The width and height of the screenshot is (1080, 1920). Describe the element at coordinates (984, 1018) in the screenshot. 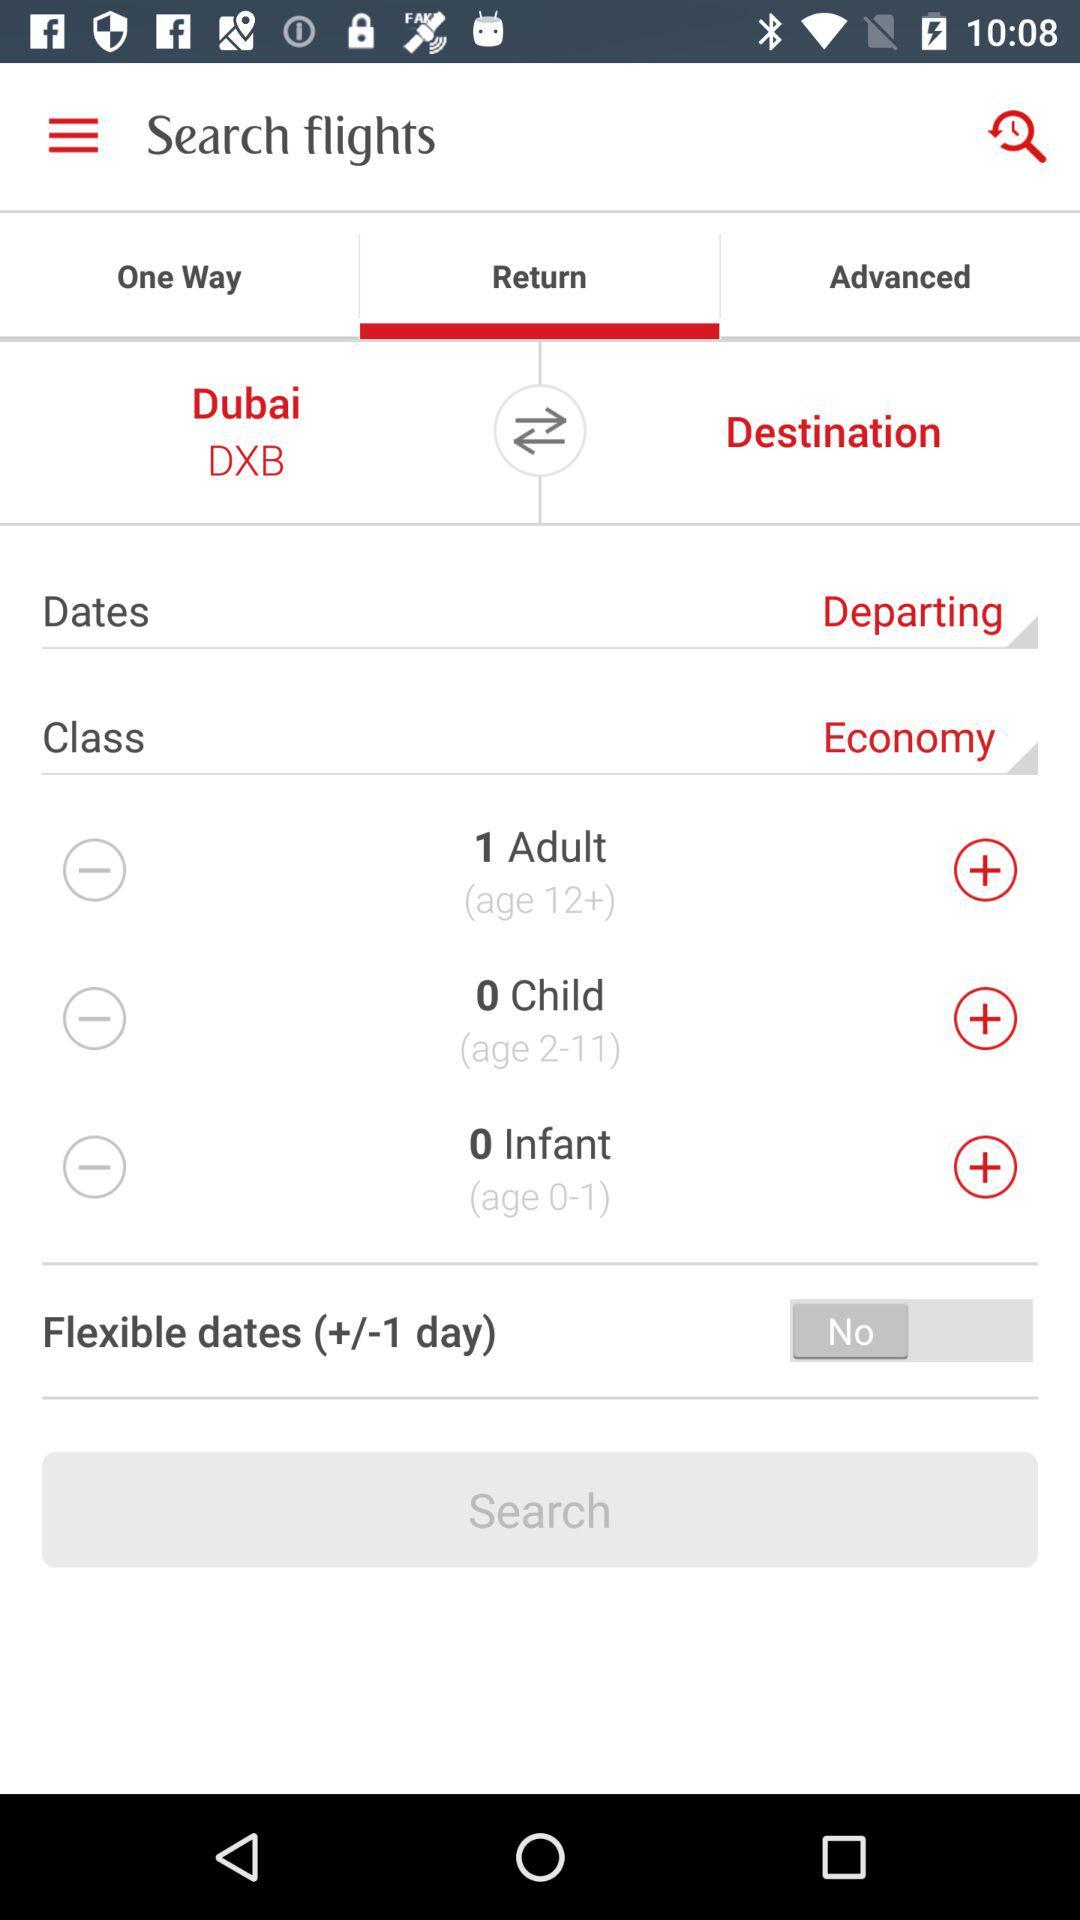

I see `the add icon` at that location.